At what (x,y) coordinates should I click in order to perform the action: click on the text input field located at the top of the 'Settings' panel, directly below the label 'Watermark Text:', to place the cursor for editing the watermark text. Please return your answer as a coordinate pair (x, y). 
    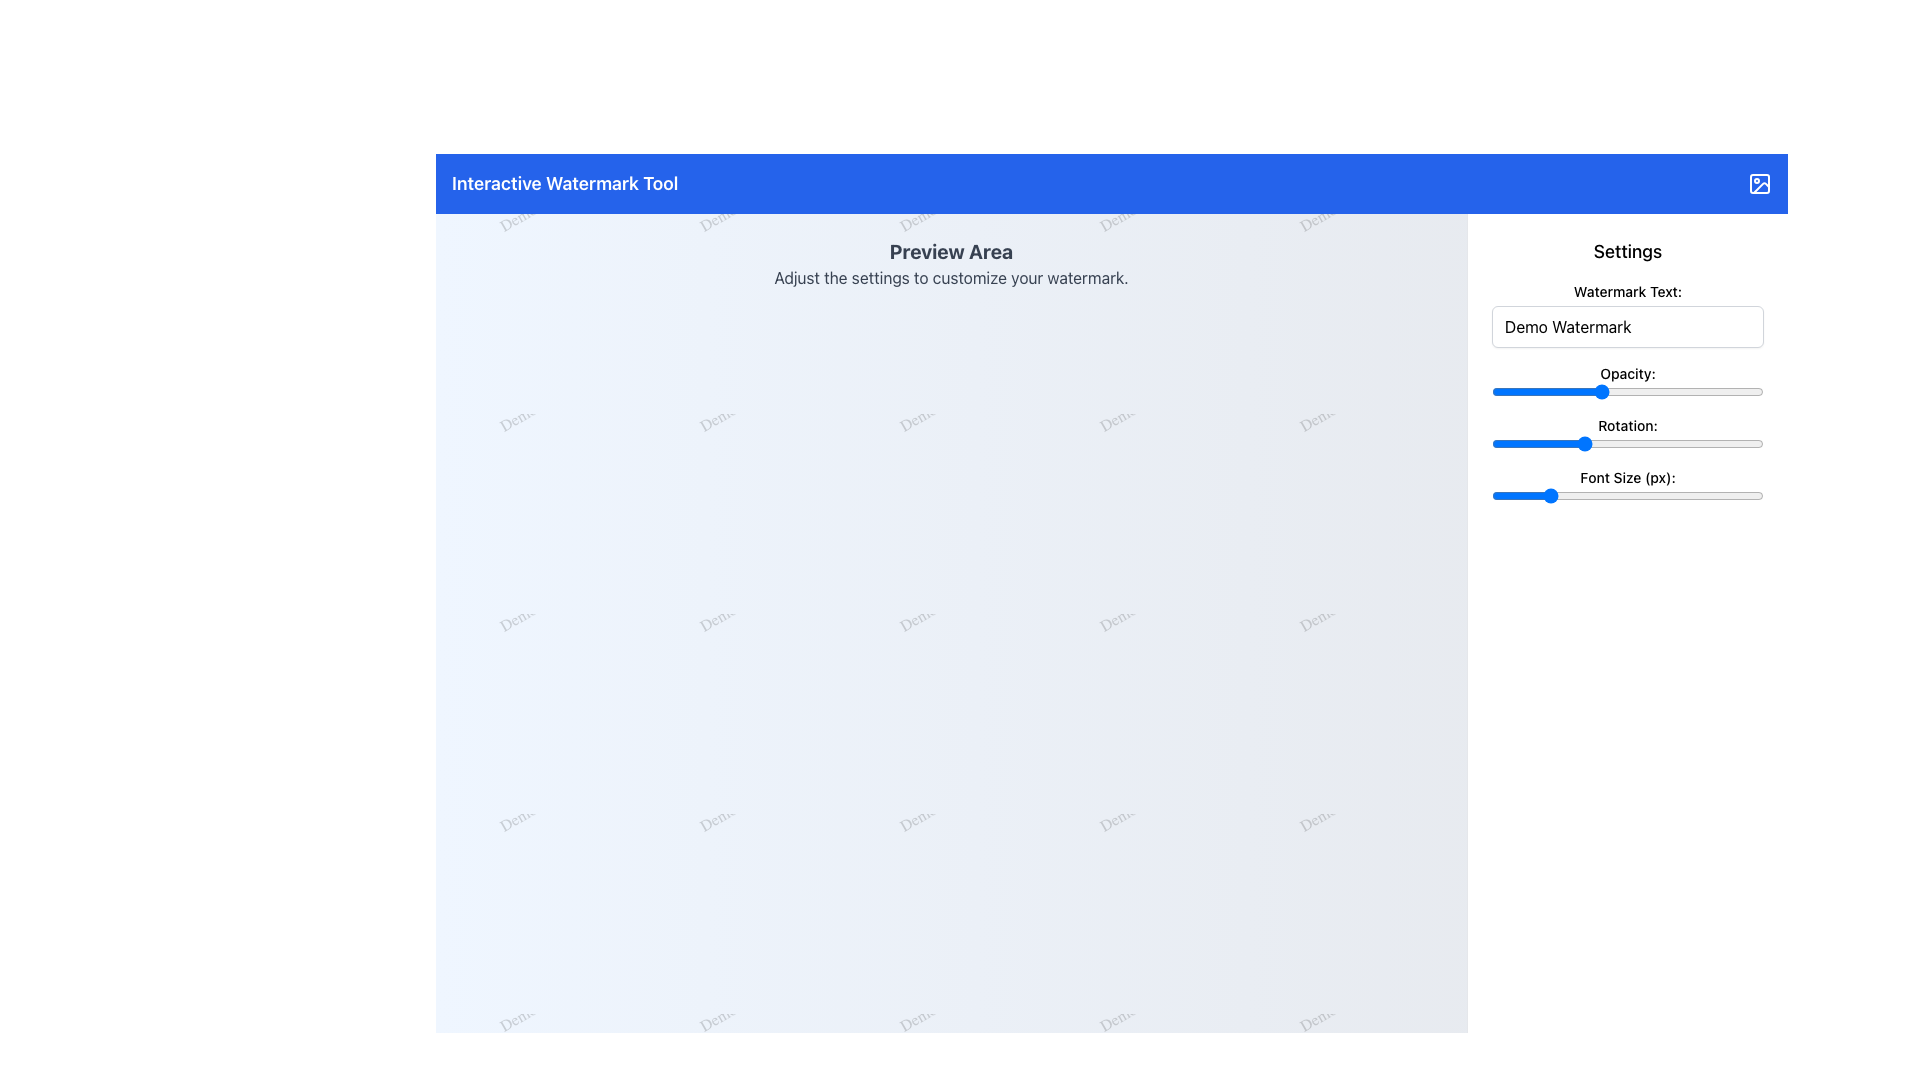
    Looking at the image, I should click on (1627, 315).